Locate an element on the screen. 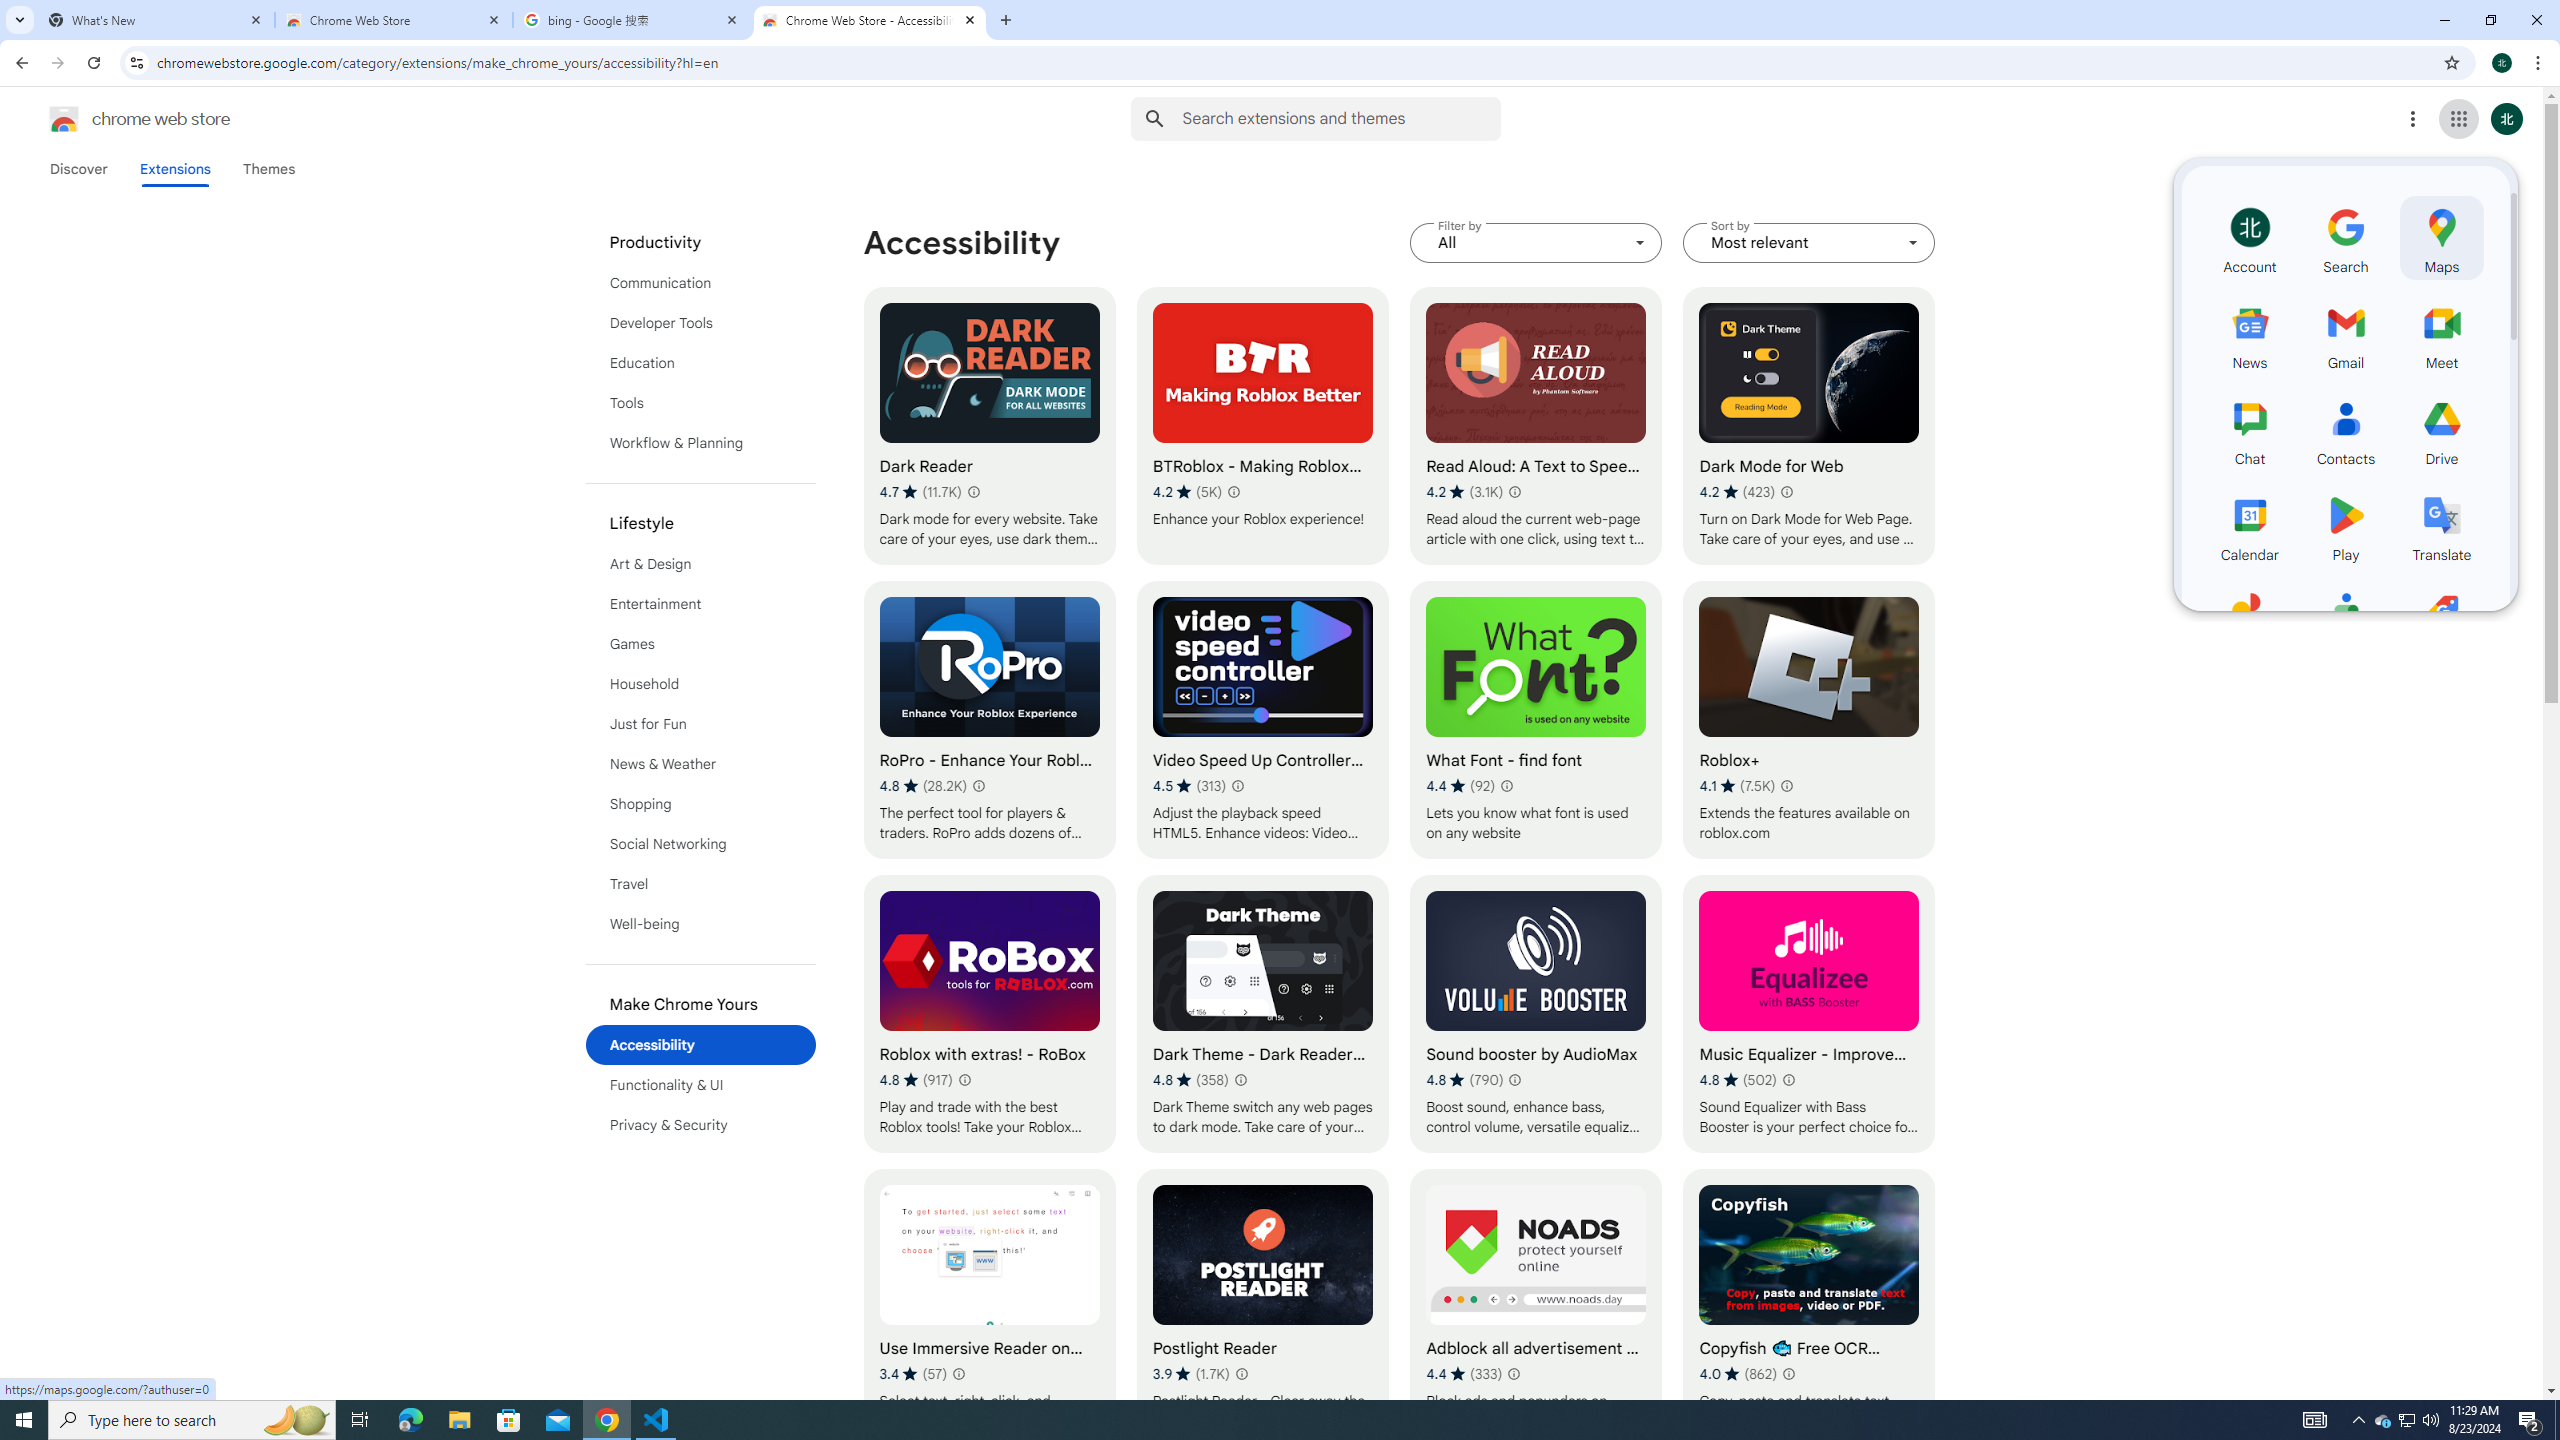 This screenshot has width=2560, height=1440. 'Shopping' is located at coordinates (701, 803).